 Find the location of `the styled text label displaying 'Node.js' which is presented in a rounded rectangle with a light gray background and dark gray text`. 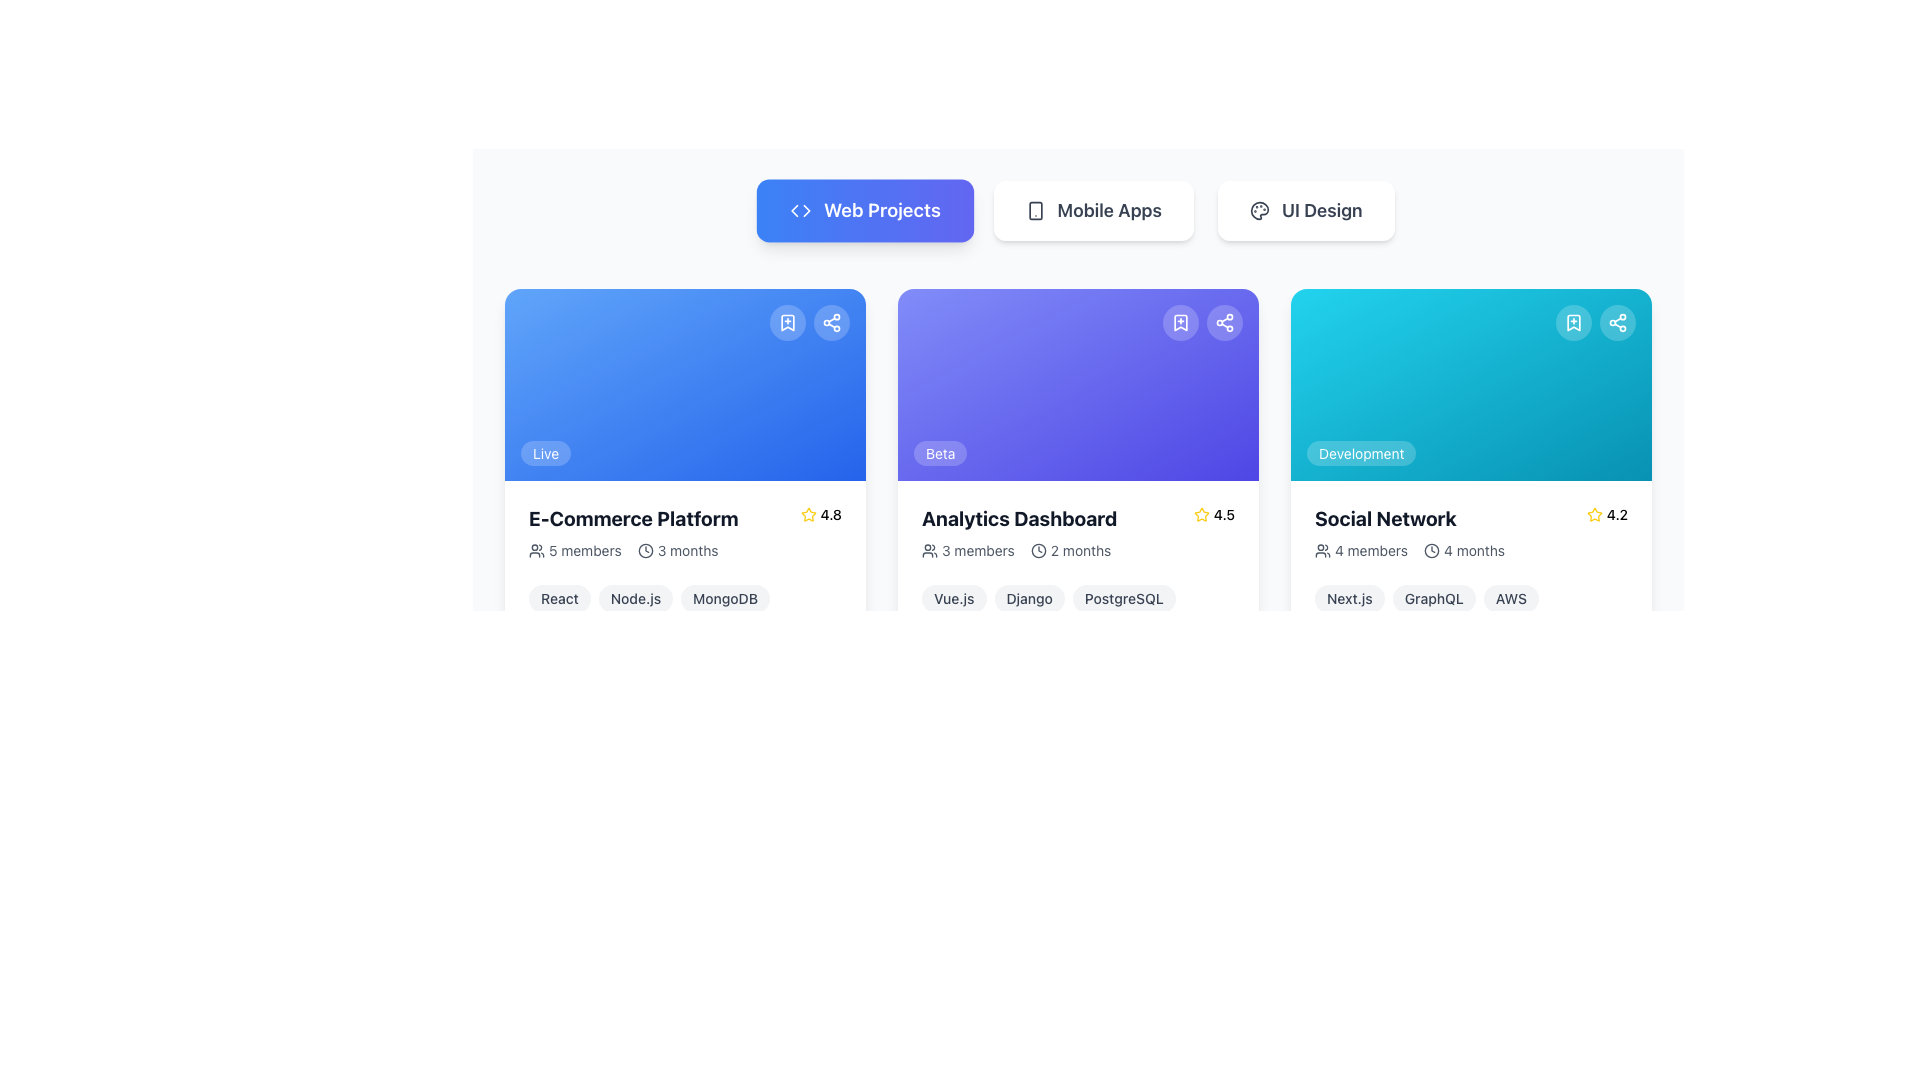

the styled text label displaying 'Node.js' which is presented in a rounded rectangle with a light gray background and dark gray text is located at coordinates (634, 597).